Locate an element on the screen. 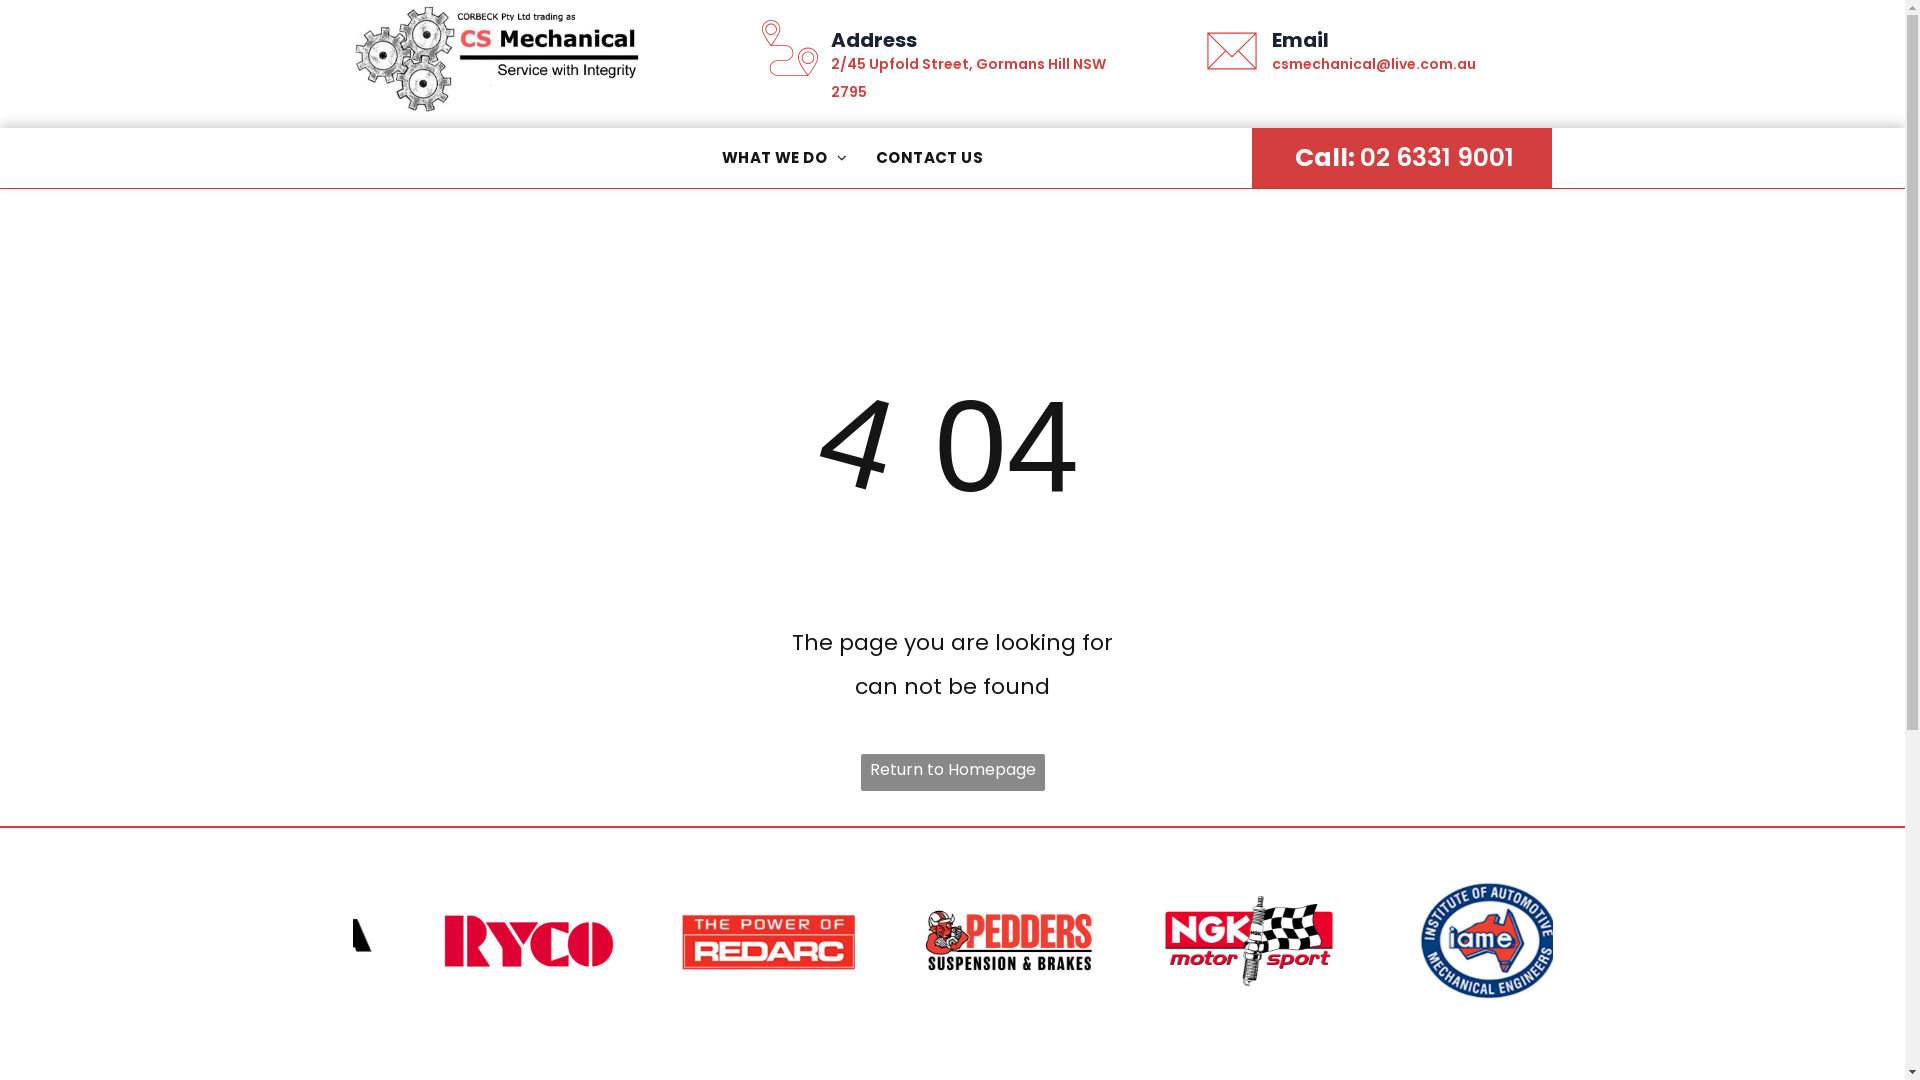  '02 6331 9001' is located at coordinates (1435, 156).